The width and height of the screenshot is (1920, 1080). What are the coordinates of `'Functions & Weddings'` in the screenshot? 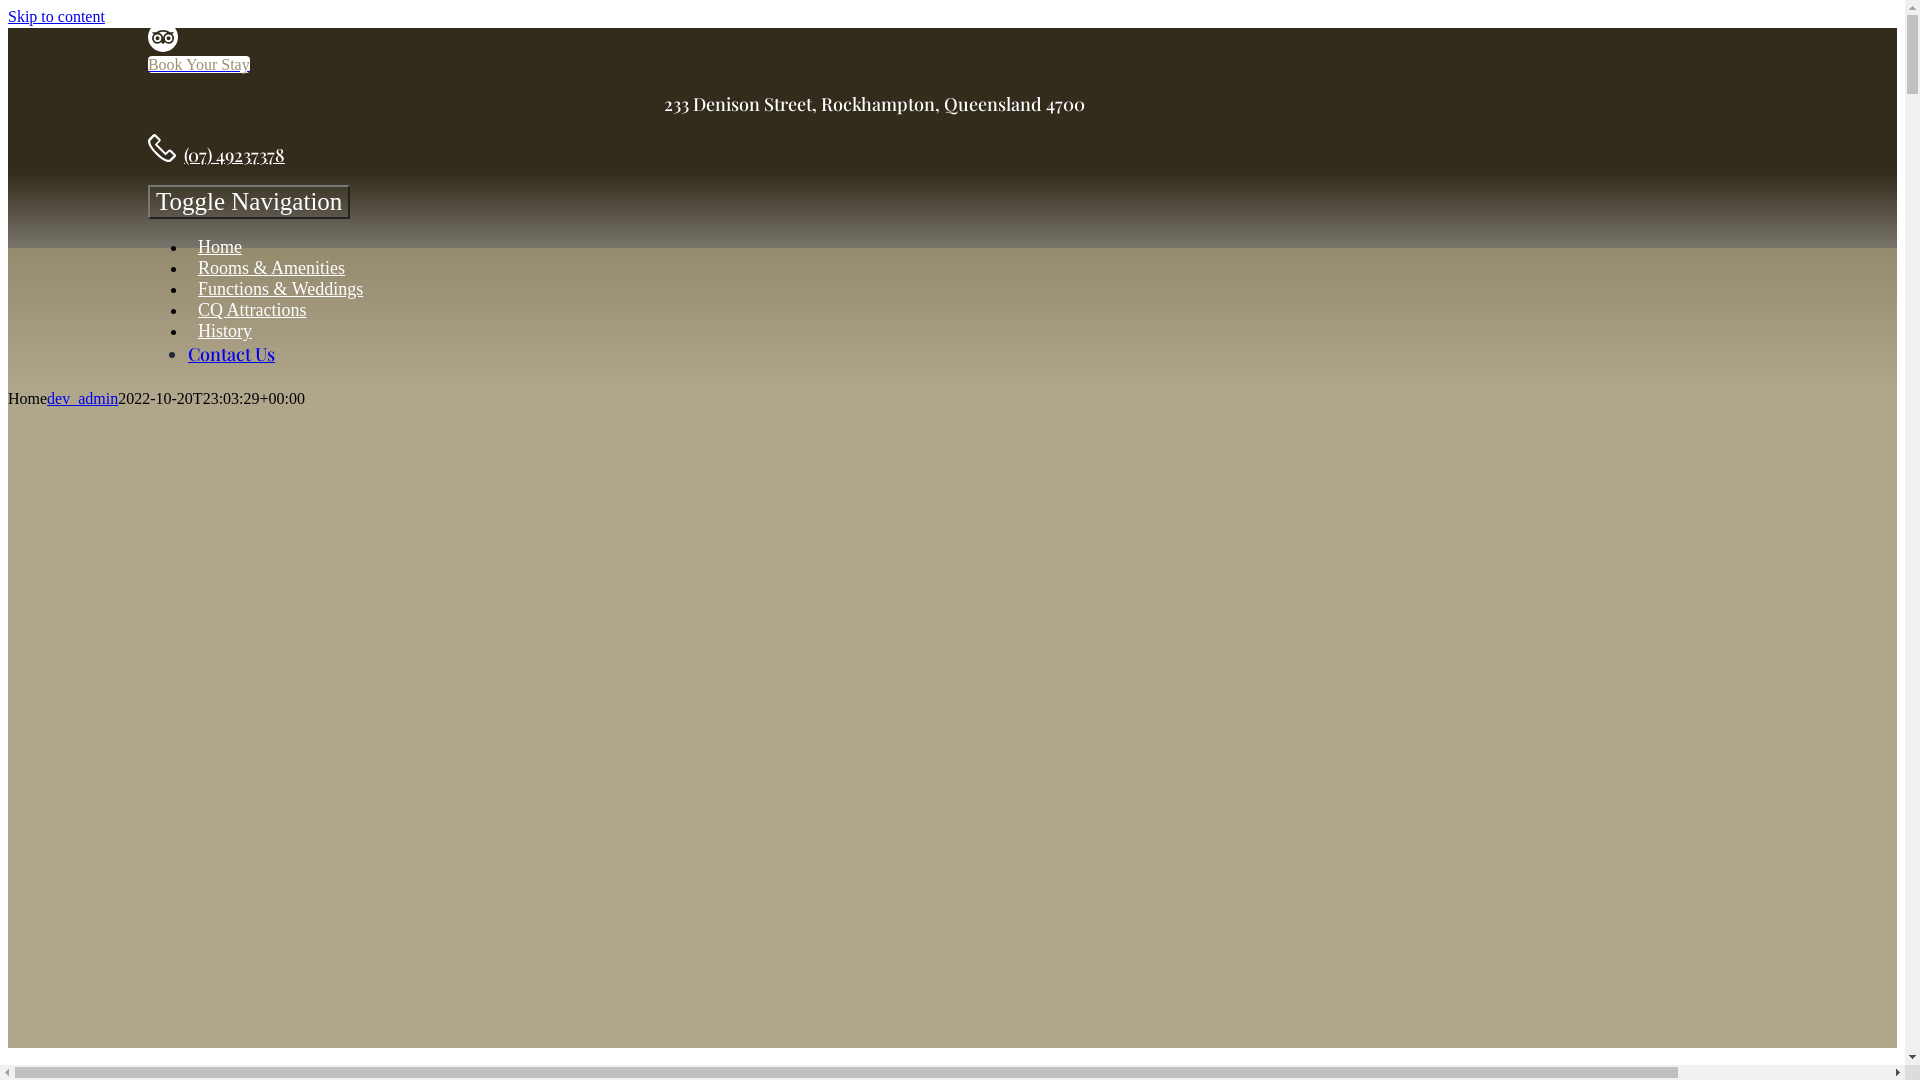 It's located at (279, 289).